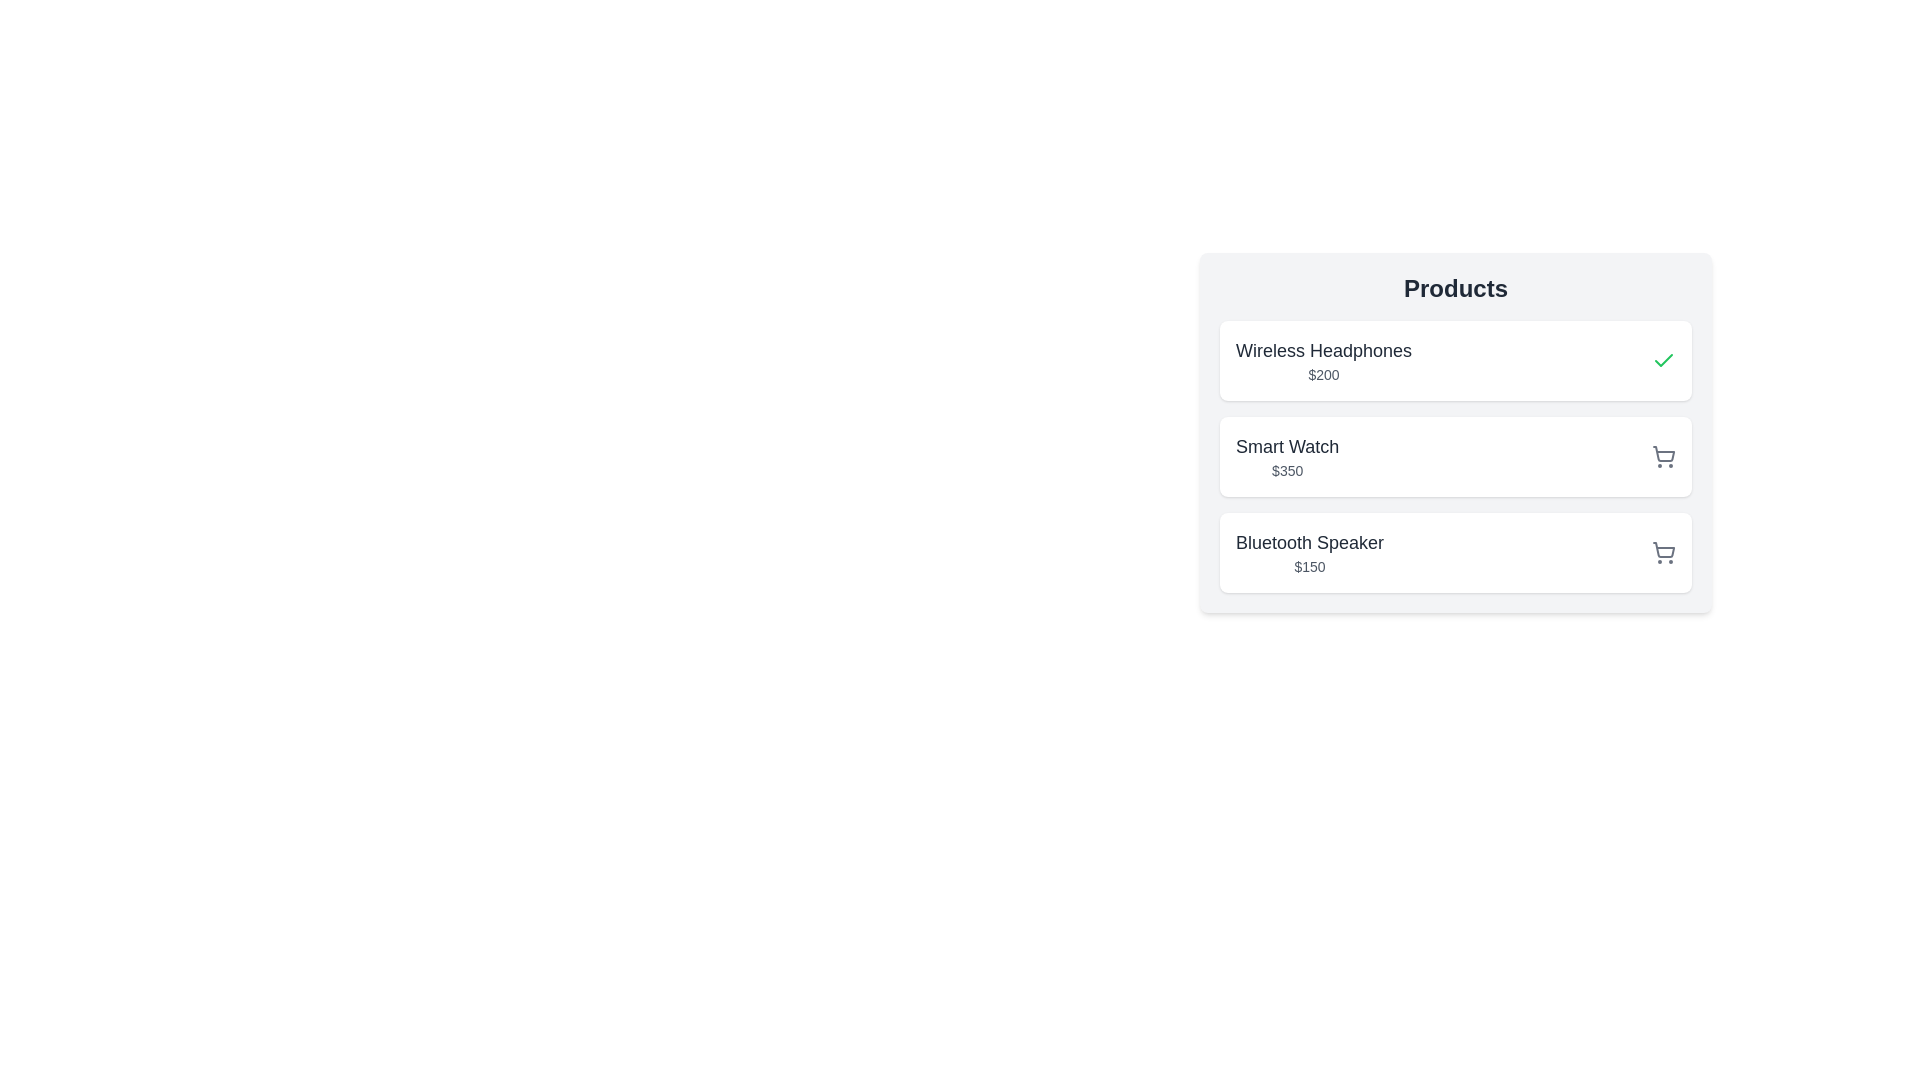  What do you see at coordinates (1324, 350) in the screenshot?
I see `the 'Wireless Headphones' text label at the top of the 'Products' section, which is displayed in a larger bold font and dark gray color` at bounding box center [1324, 350].